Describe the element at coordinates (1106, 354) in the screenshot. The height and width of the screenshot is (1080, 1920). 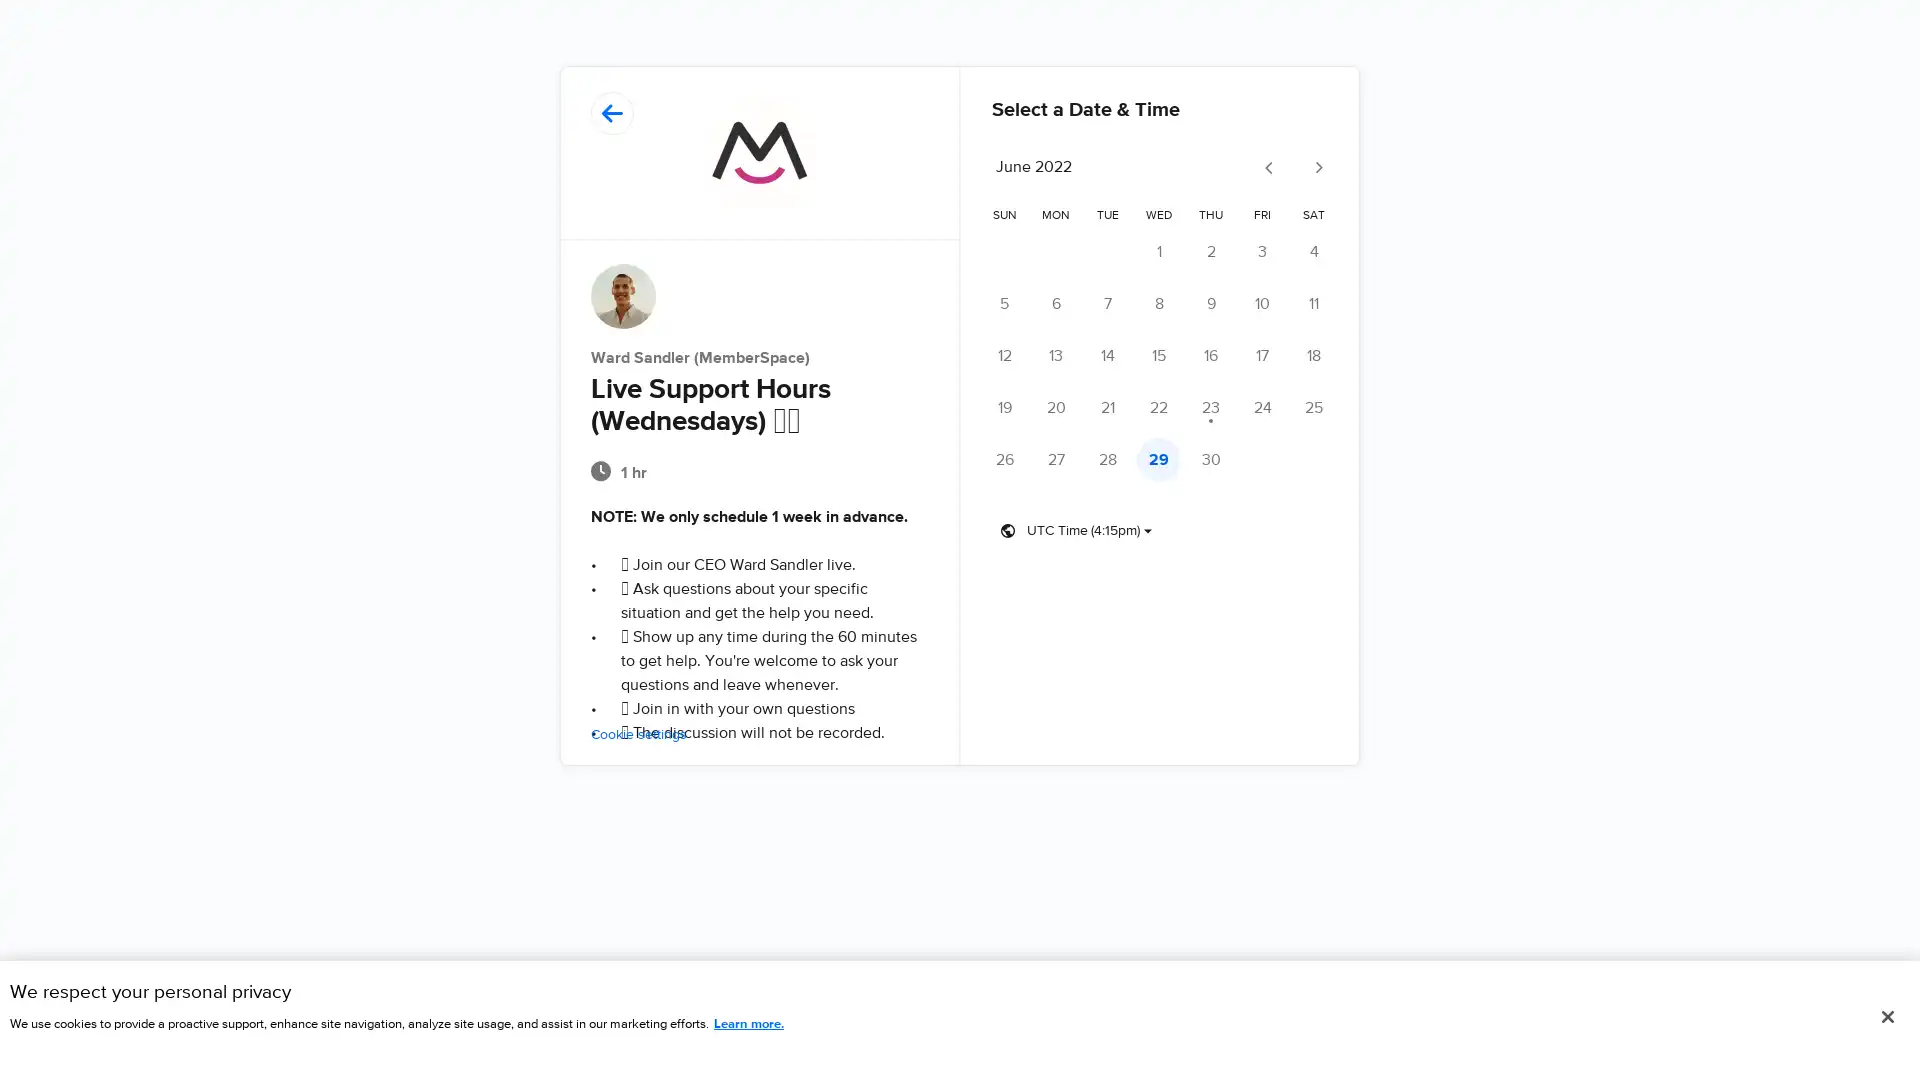
I see `Tuesday, June 14 - No times available` at that location.